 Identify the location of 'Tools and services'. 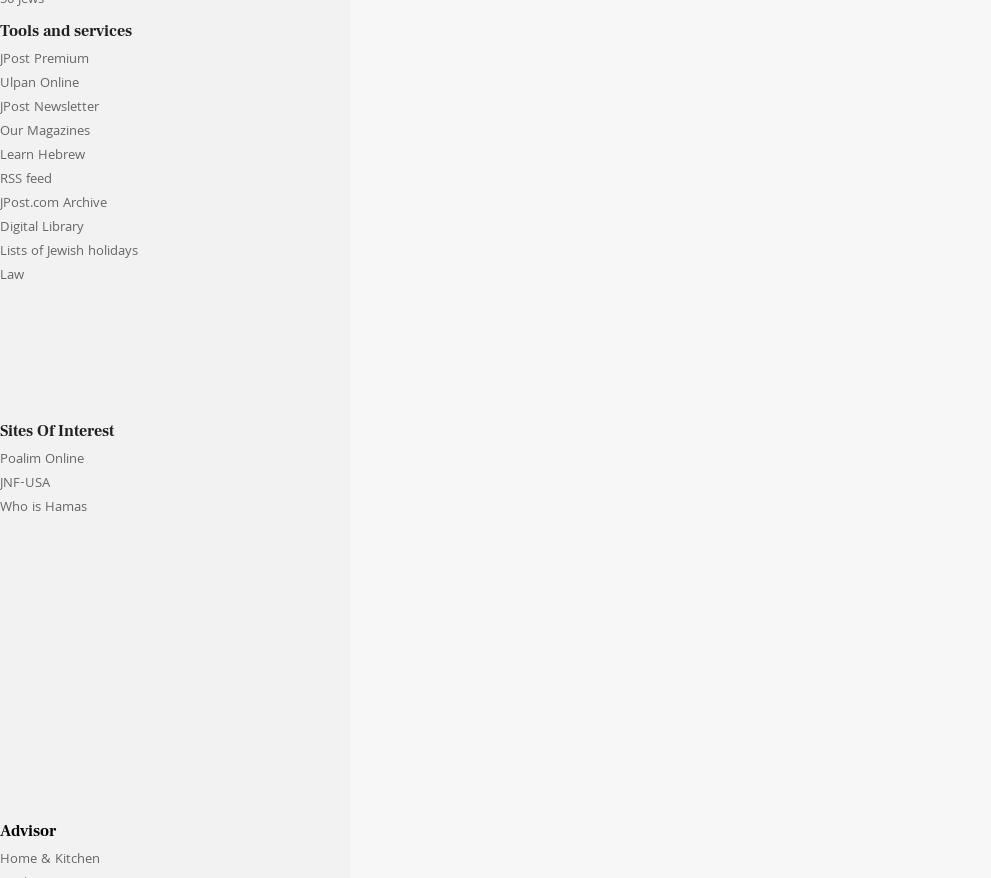
(66, 29).